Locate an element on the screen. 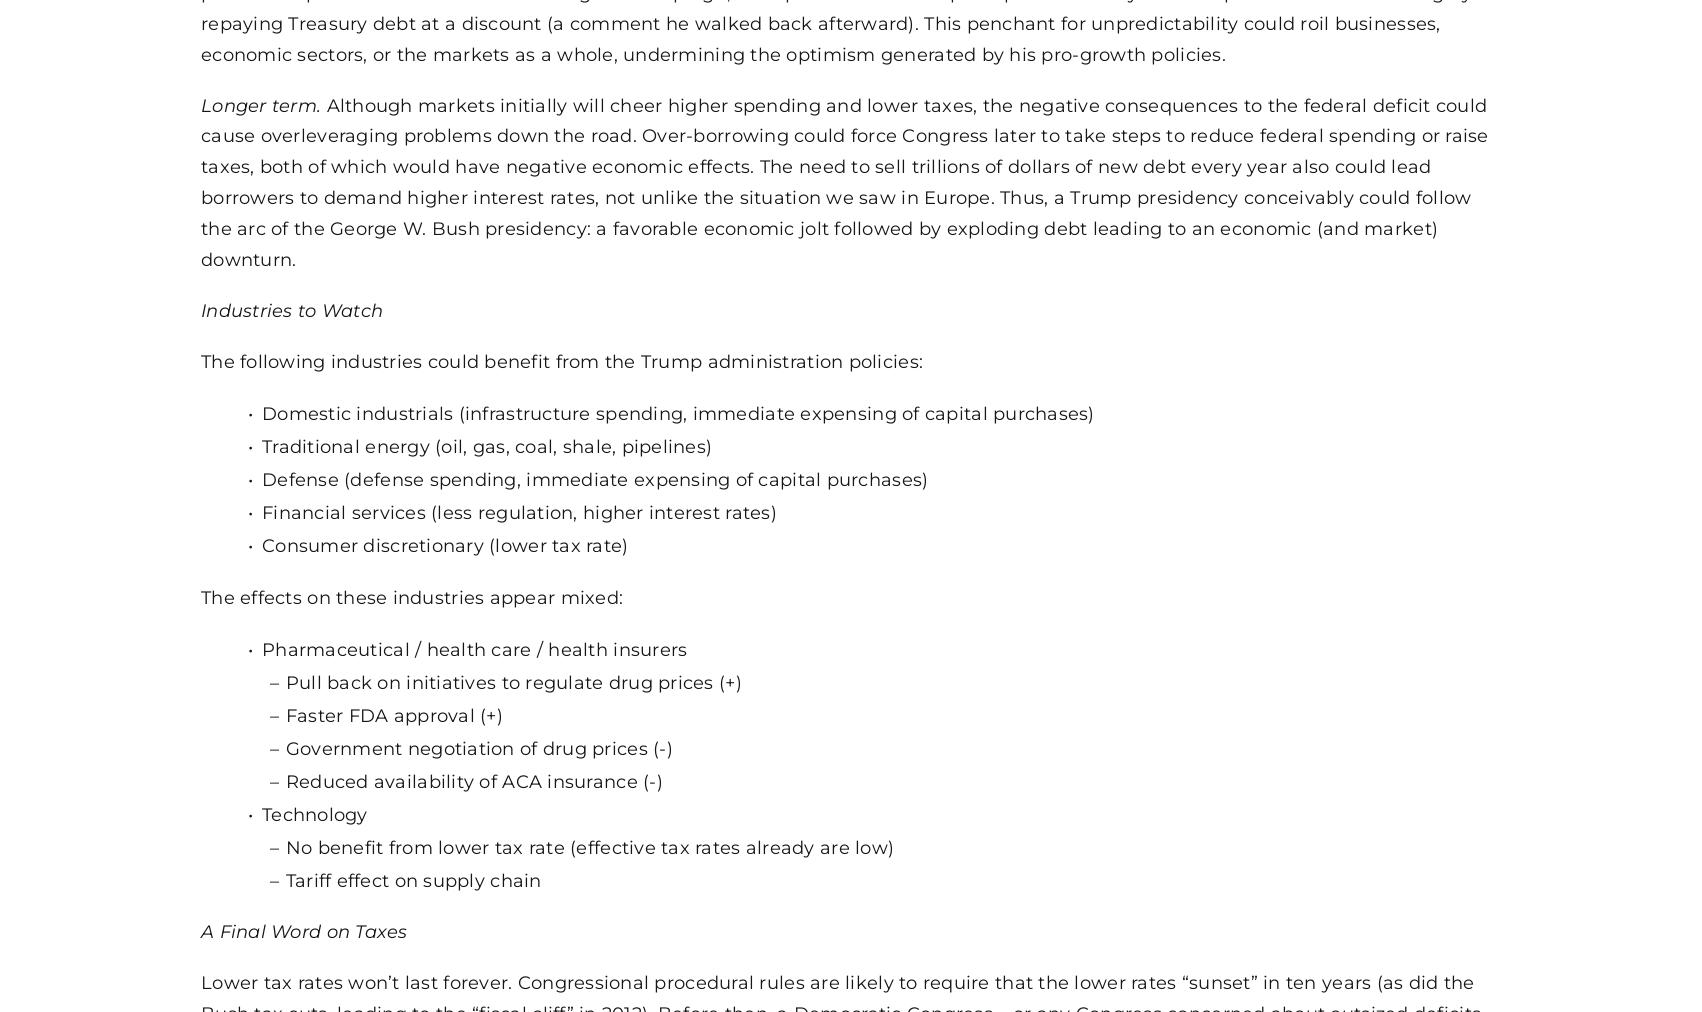 This screenshot has height=1012, width=1702. 'Consumer discretionary (lower tax rate)' is located at coordinates (444, 542).